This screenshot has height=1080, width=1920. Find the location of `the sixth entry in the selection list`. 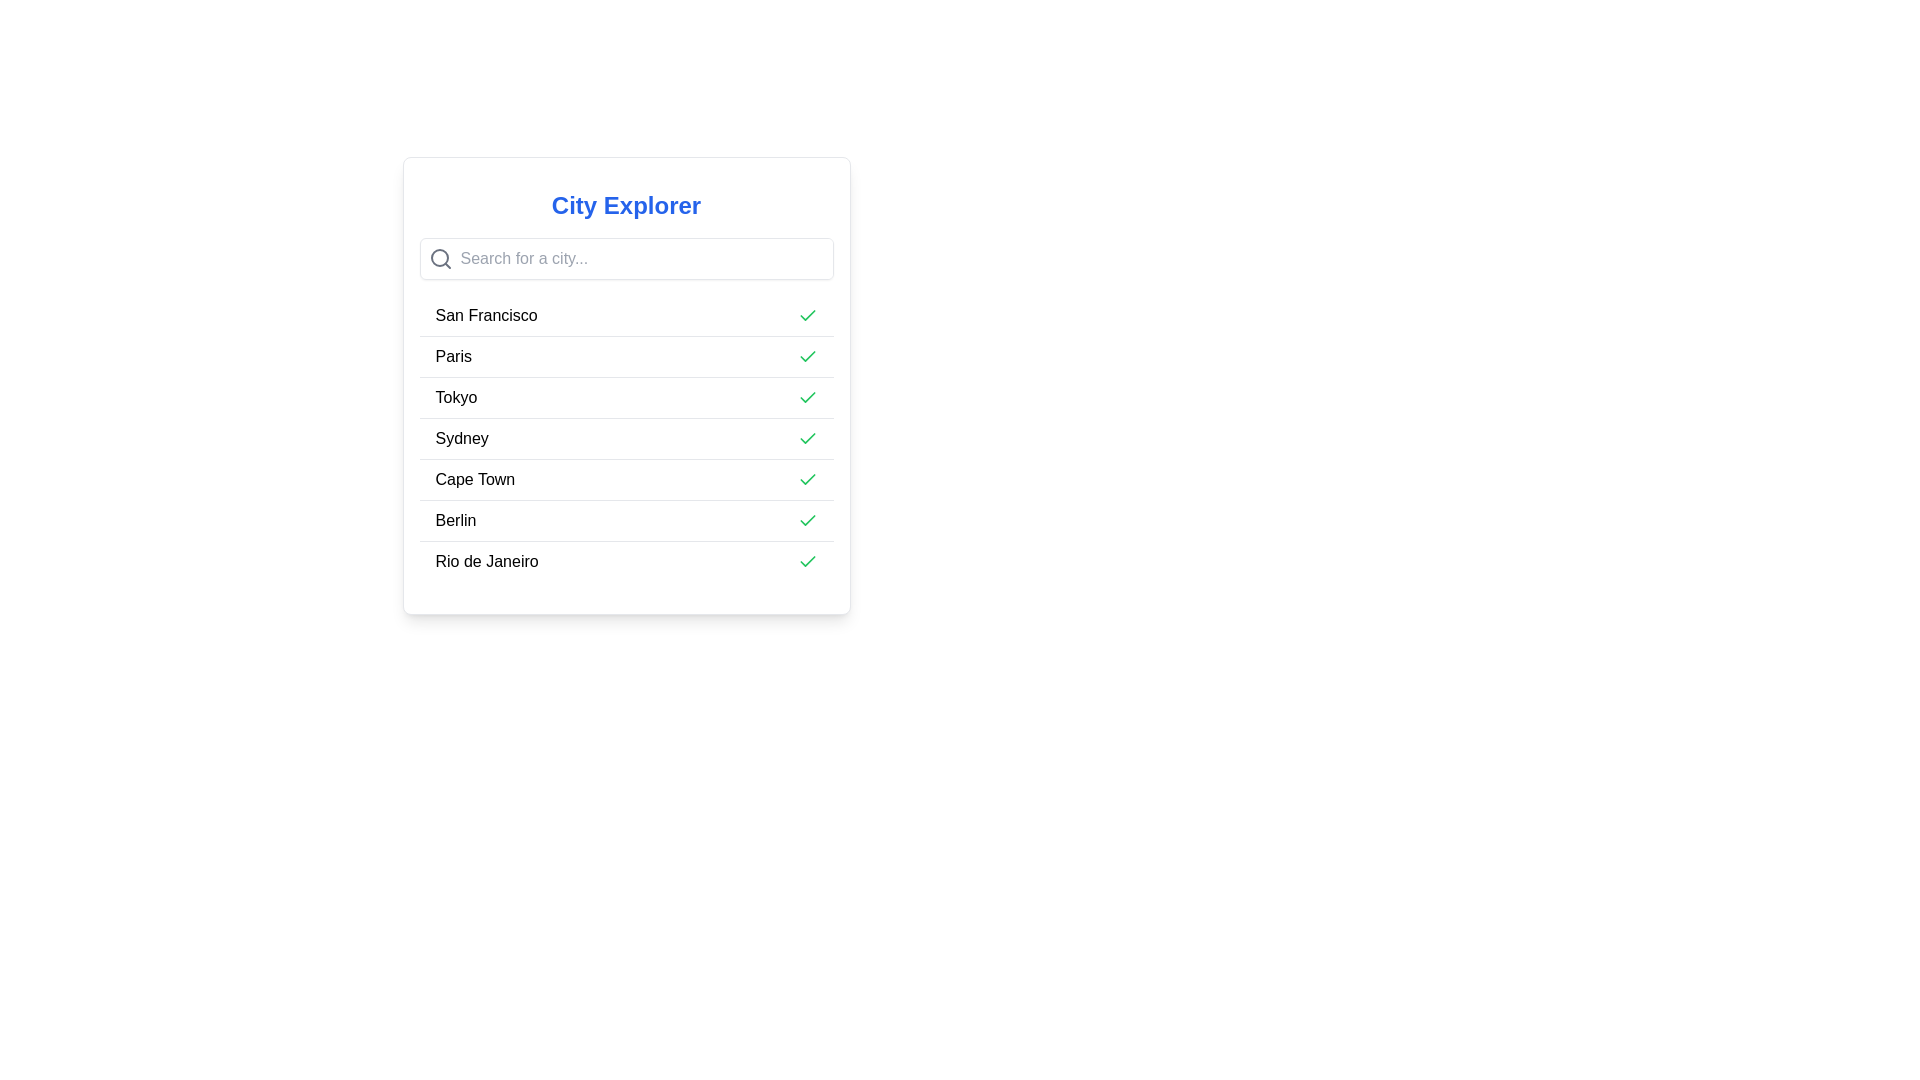

the sixth entry in the selection list is located at coordinates (625, 519).